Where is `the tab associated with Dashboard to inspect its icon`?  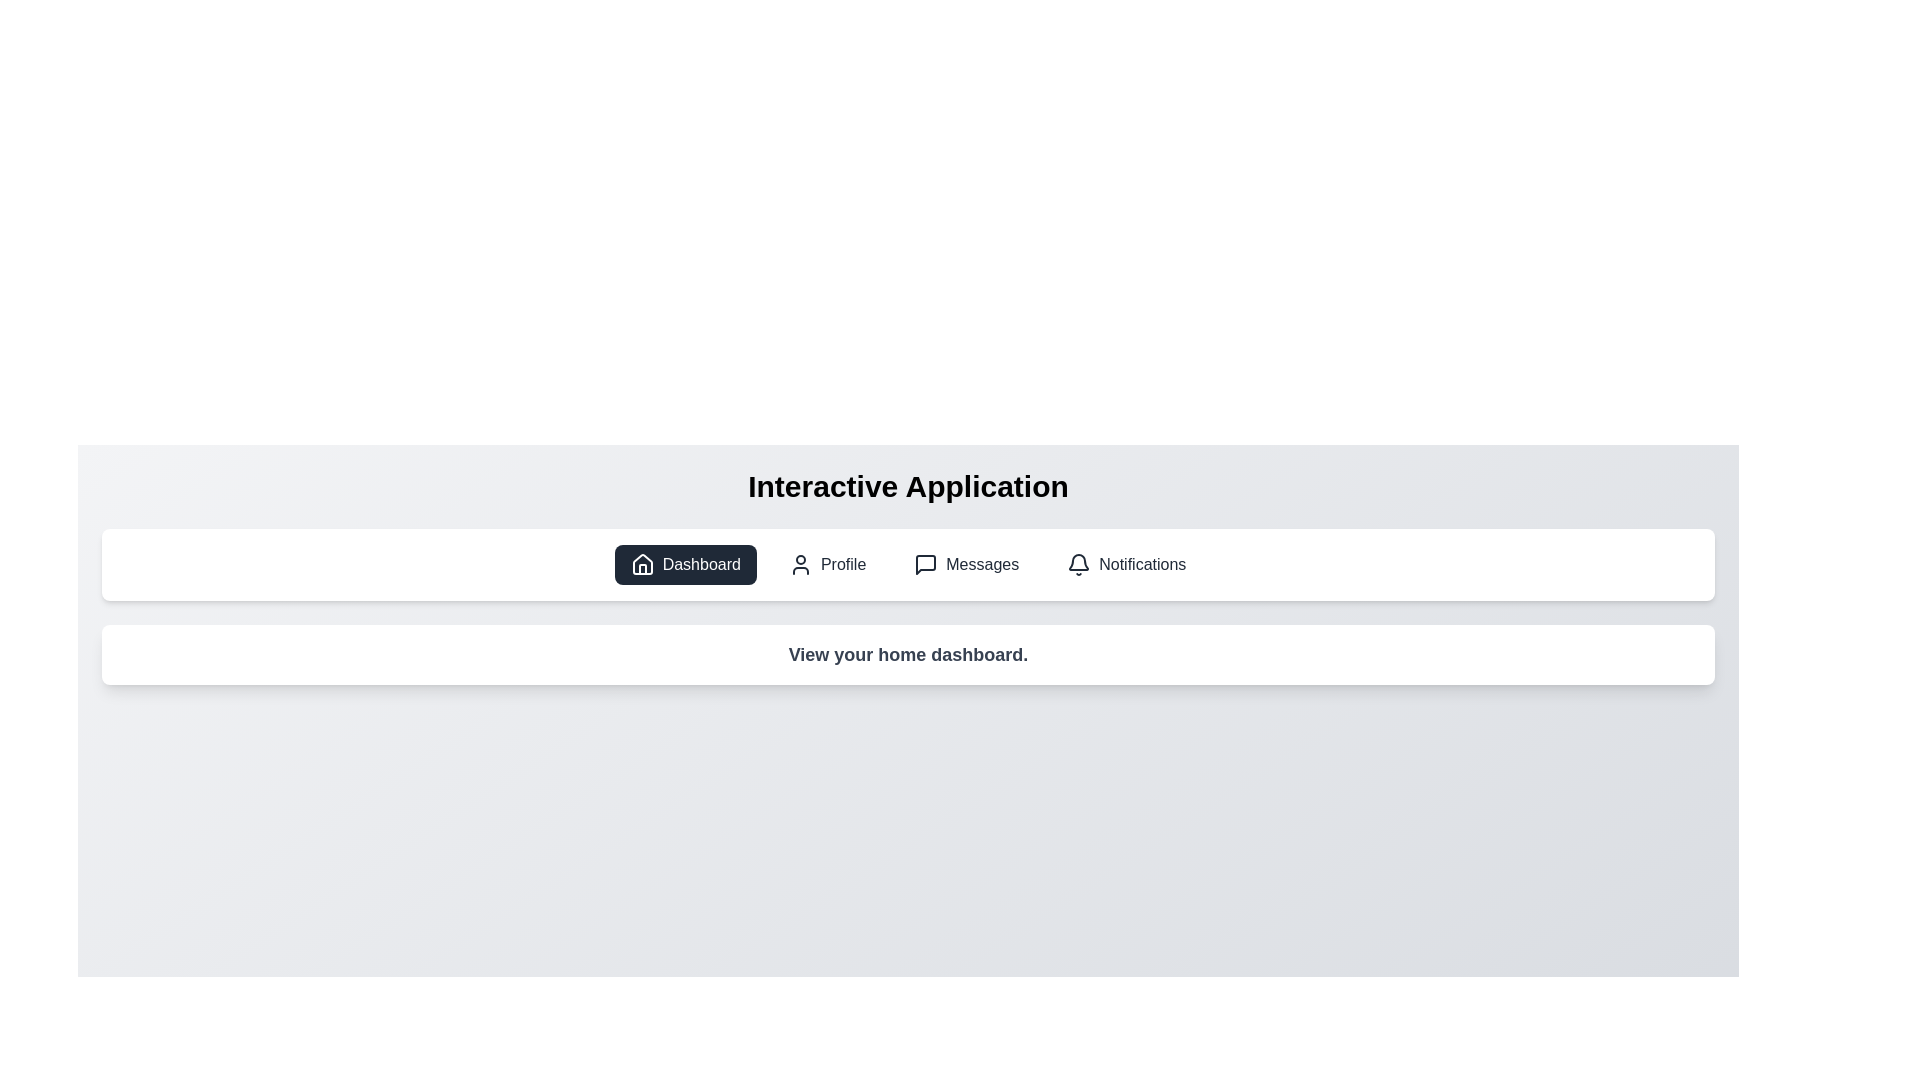 the tab associated with Dashboard to inspect its icon is located at coordinates (685, 564).